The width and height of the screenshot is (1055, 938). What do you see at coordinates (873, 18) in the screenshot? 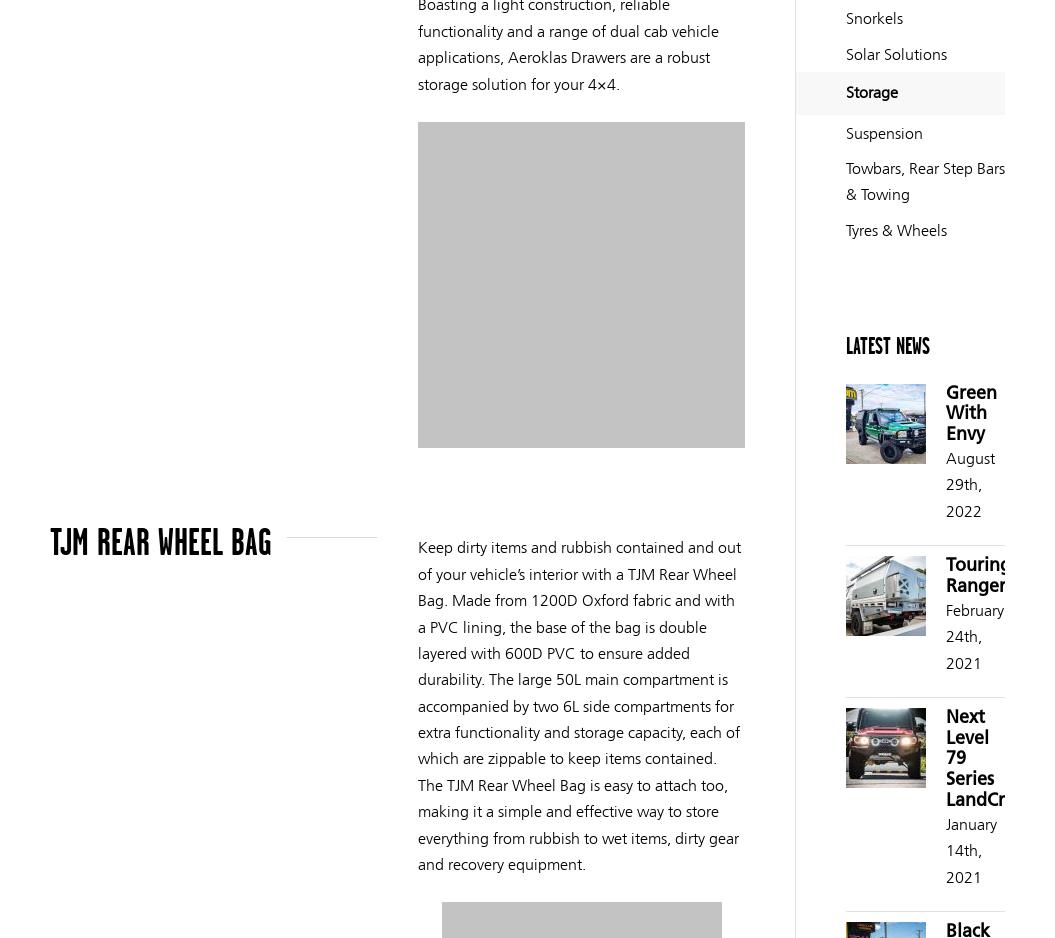
I see `'Snorkels'` at bounding box center [873, 18].